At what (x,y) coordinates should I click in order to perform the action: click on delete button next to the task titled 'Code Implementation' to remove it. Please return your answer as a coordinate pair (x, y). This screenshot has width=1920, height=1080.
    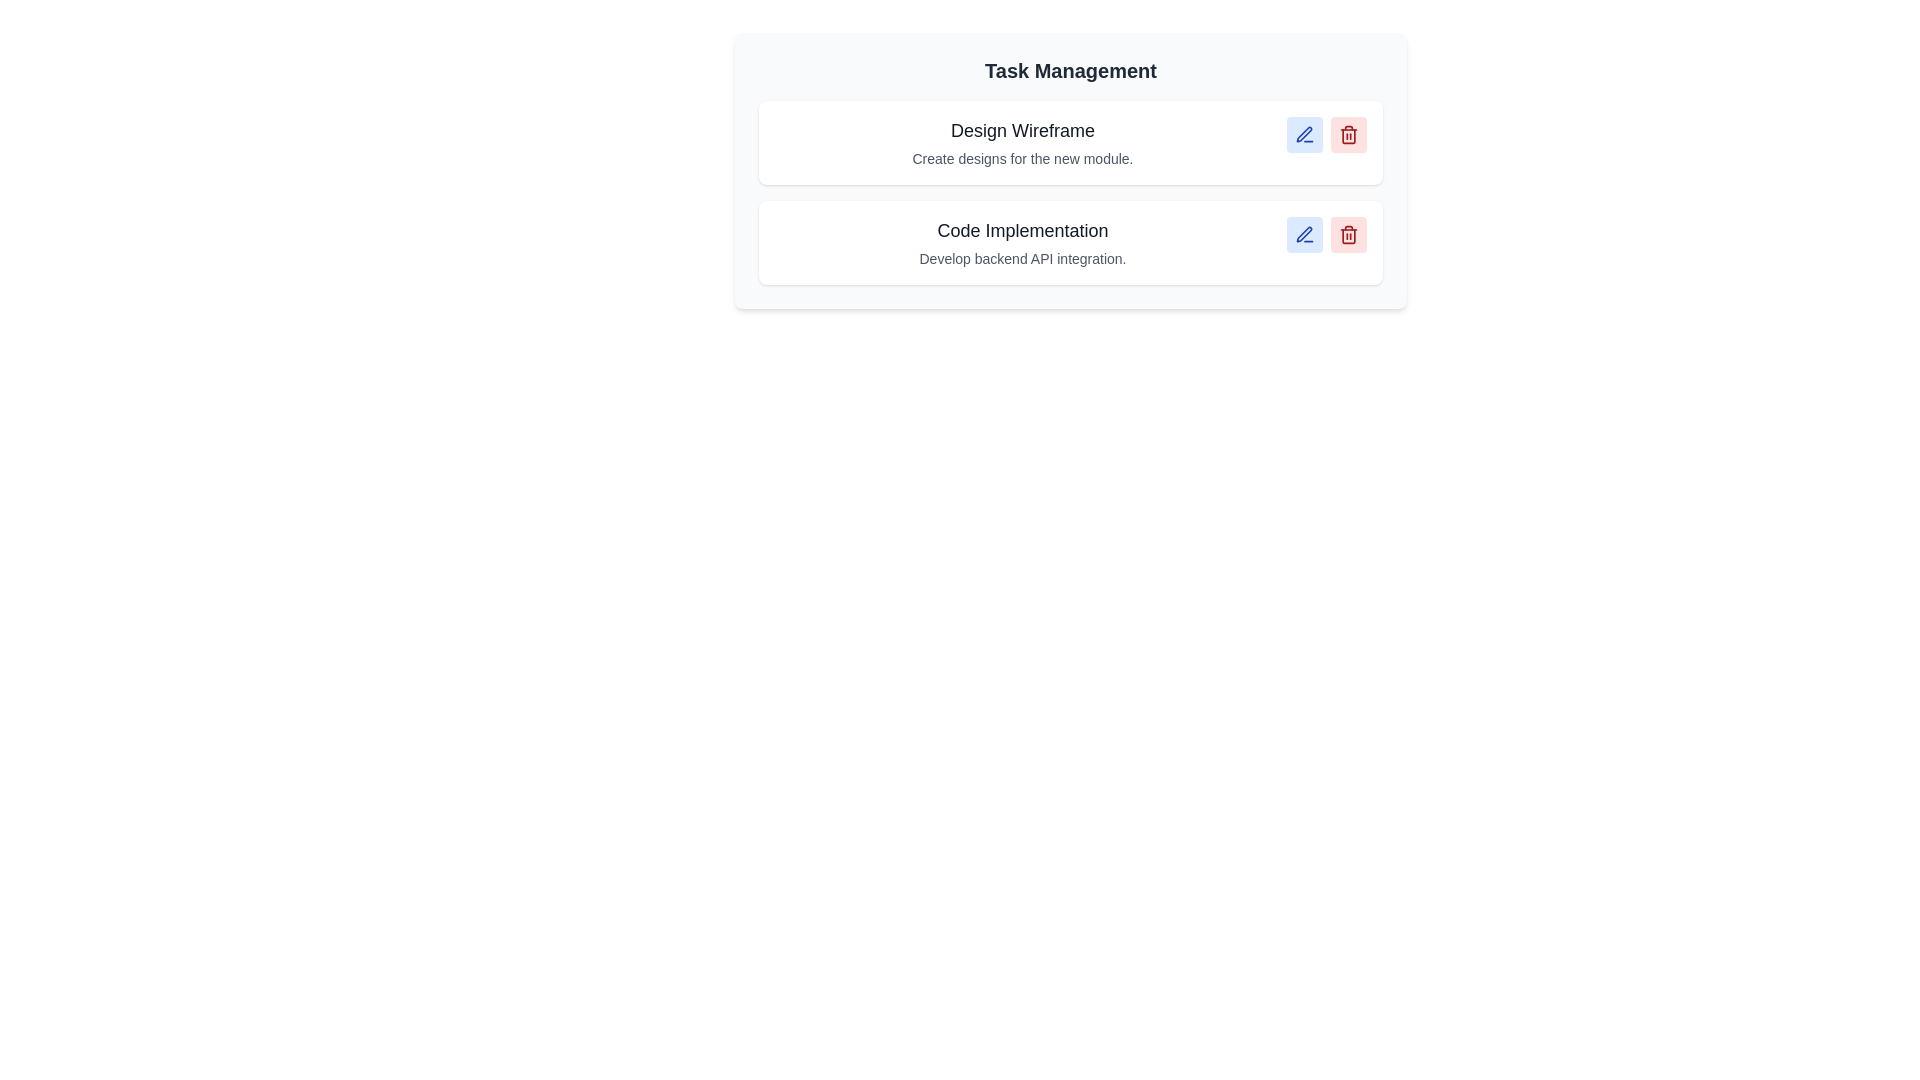
    Looking at the image, I should click on (1348, 234).